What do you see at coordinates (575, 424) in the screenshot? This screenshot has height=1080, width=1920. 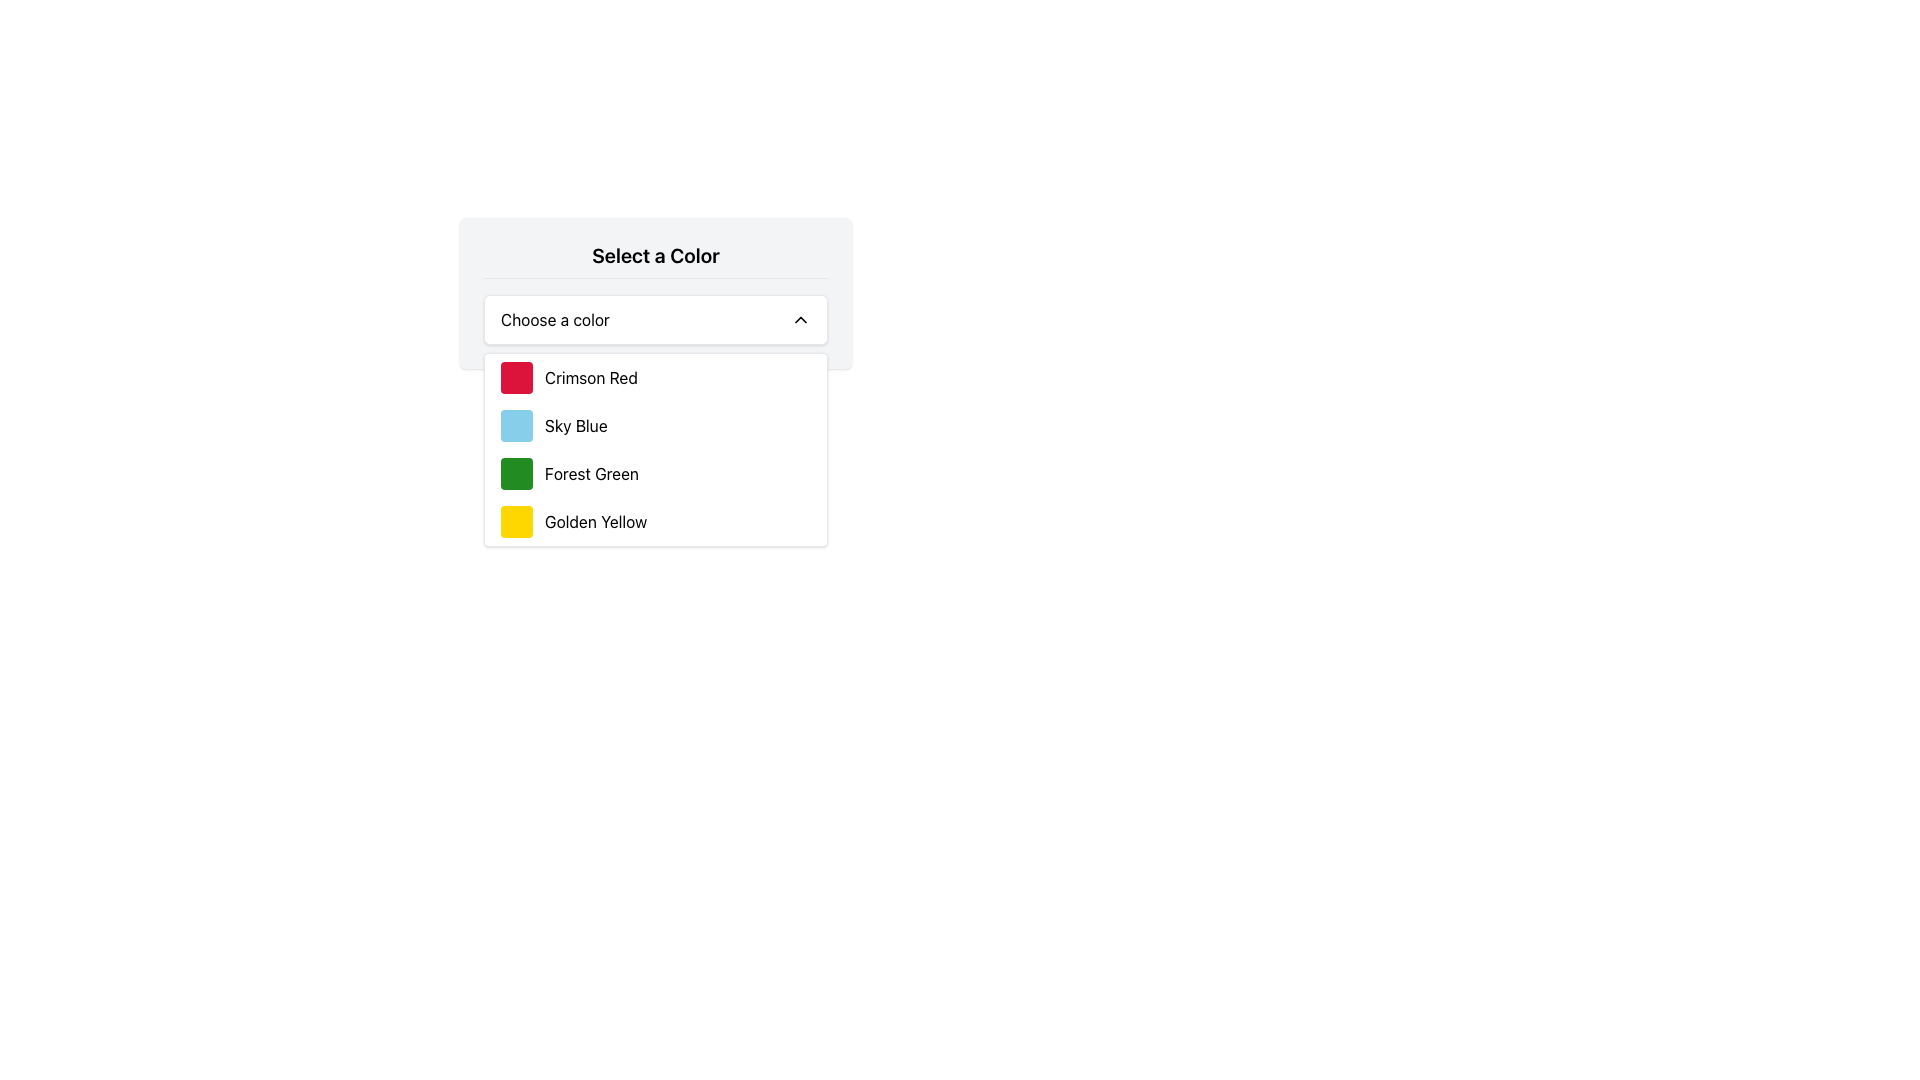 I see `the Text Label displaying 'Sky Blue' in the dropdown menu under 'Select a Color'` at bounding box center [575, 424].